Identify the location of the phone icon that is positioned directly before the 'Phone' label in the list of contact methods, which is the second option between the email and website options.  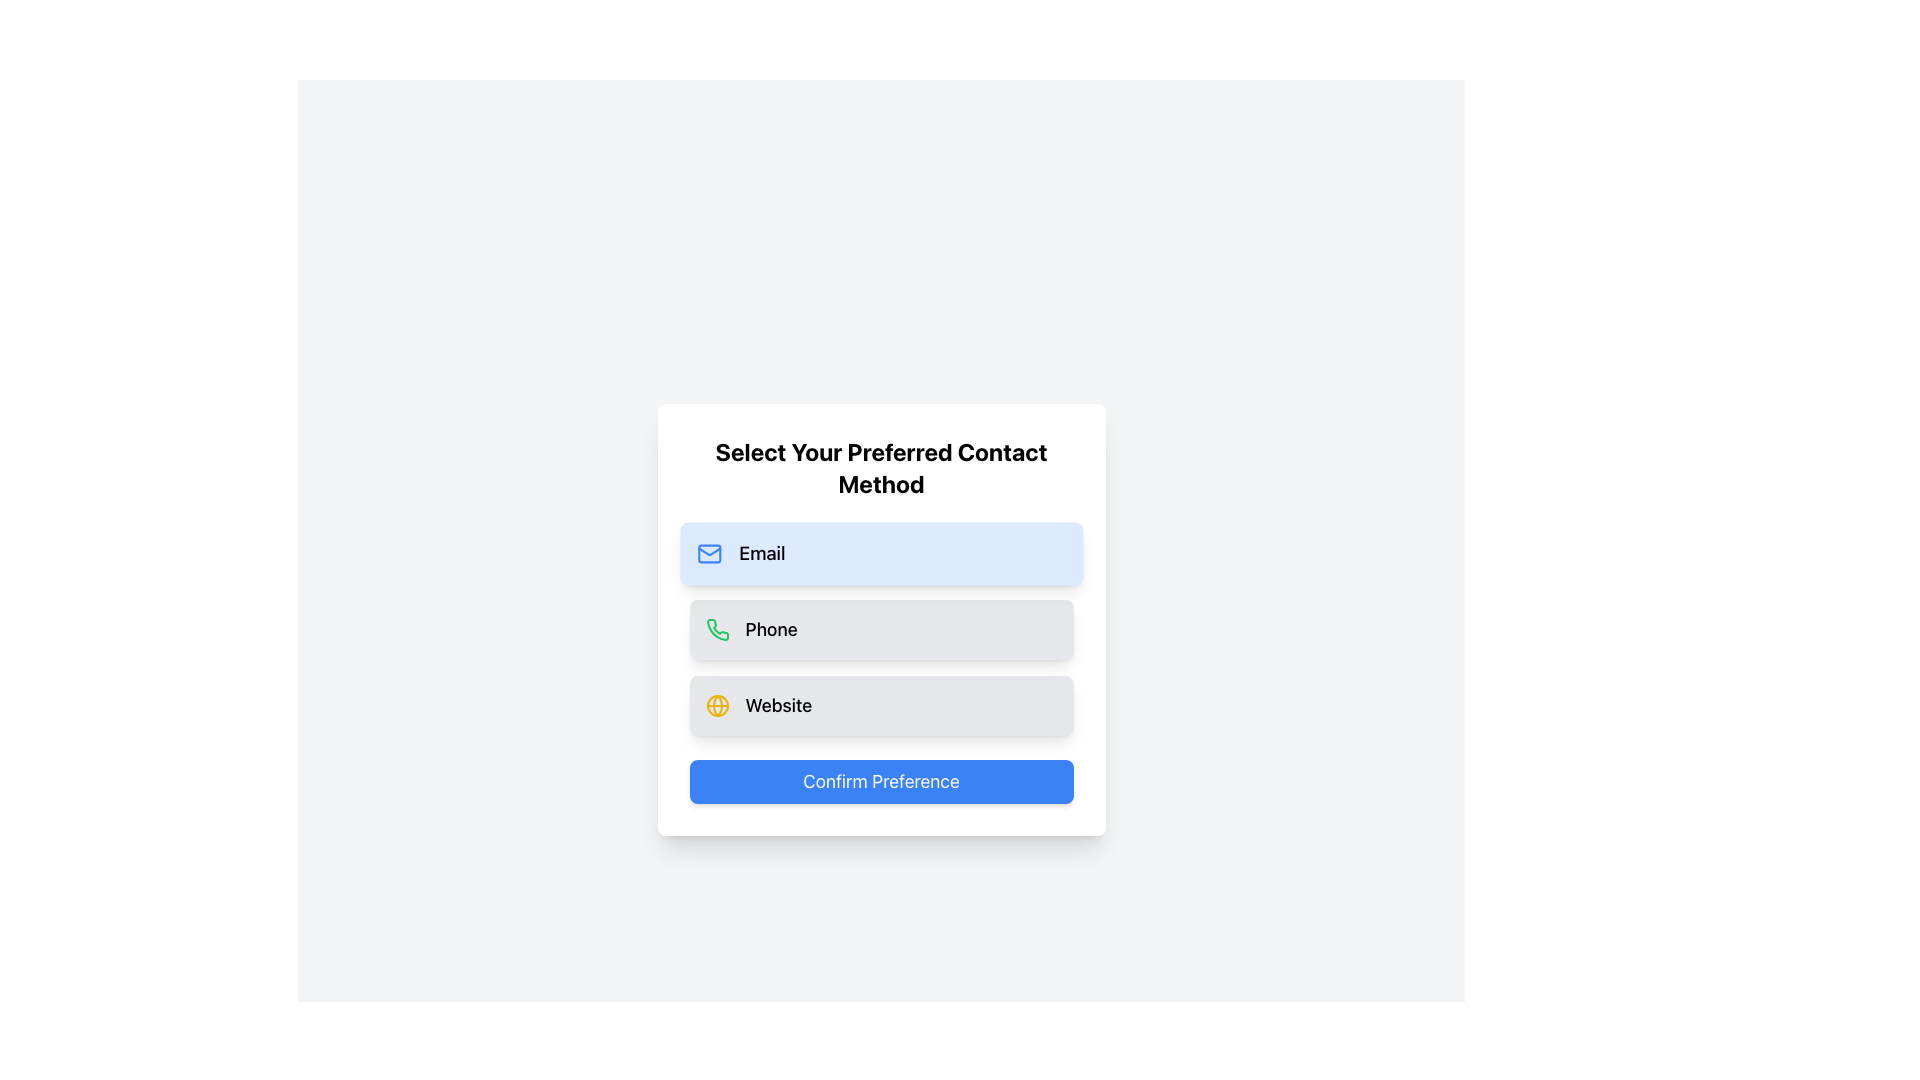
(717, 628).